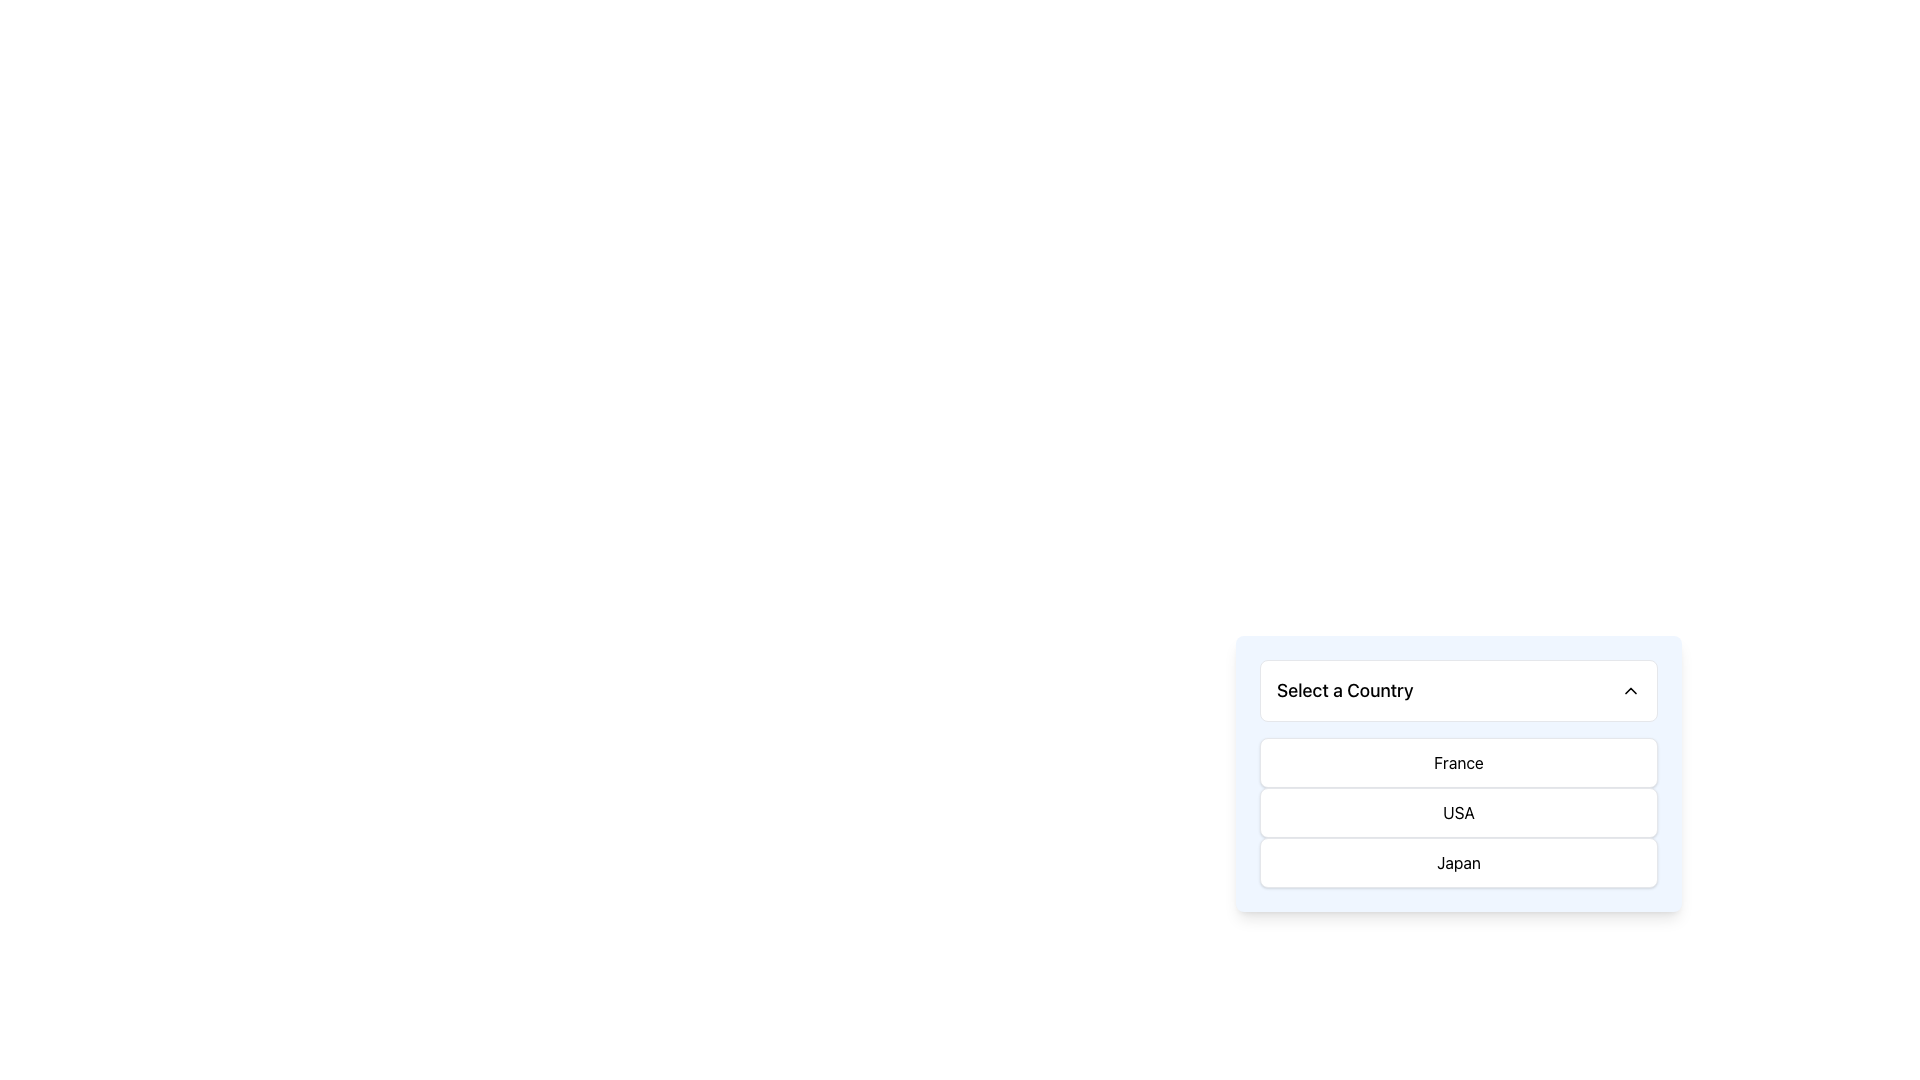  I want to click on the text label 'France' in the dropdown menu titled 'Select a Country', so click(1459, 763).